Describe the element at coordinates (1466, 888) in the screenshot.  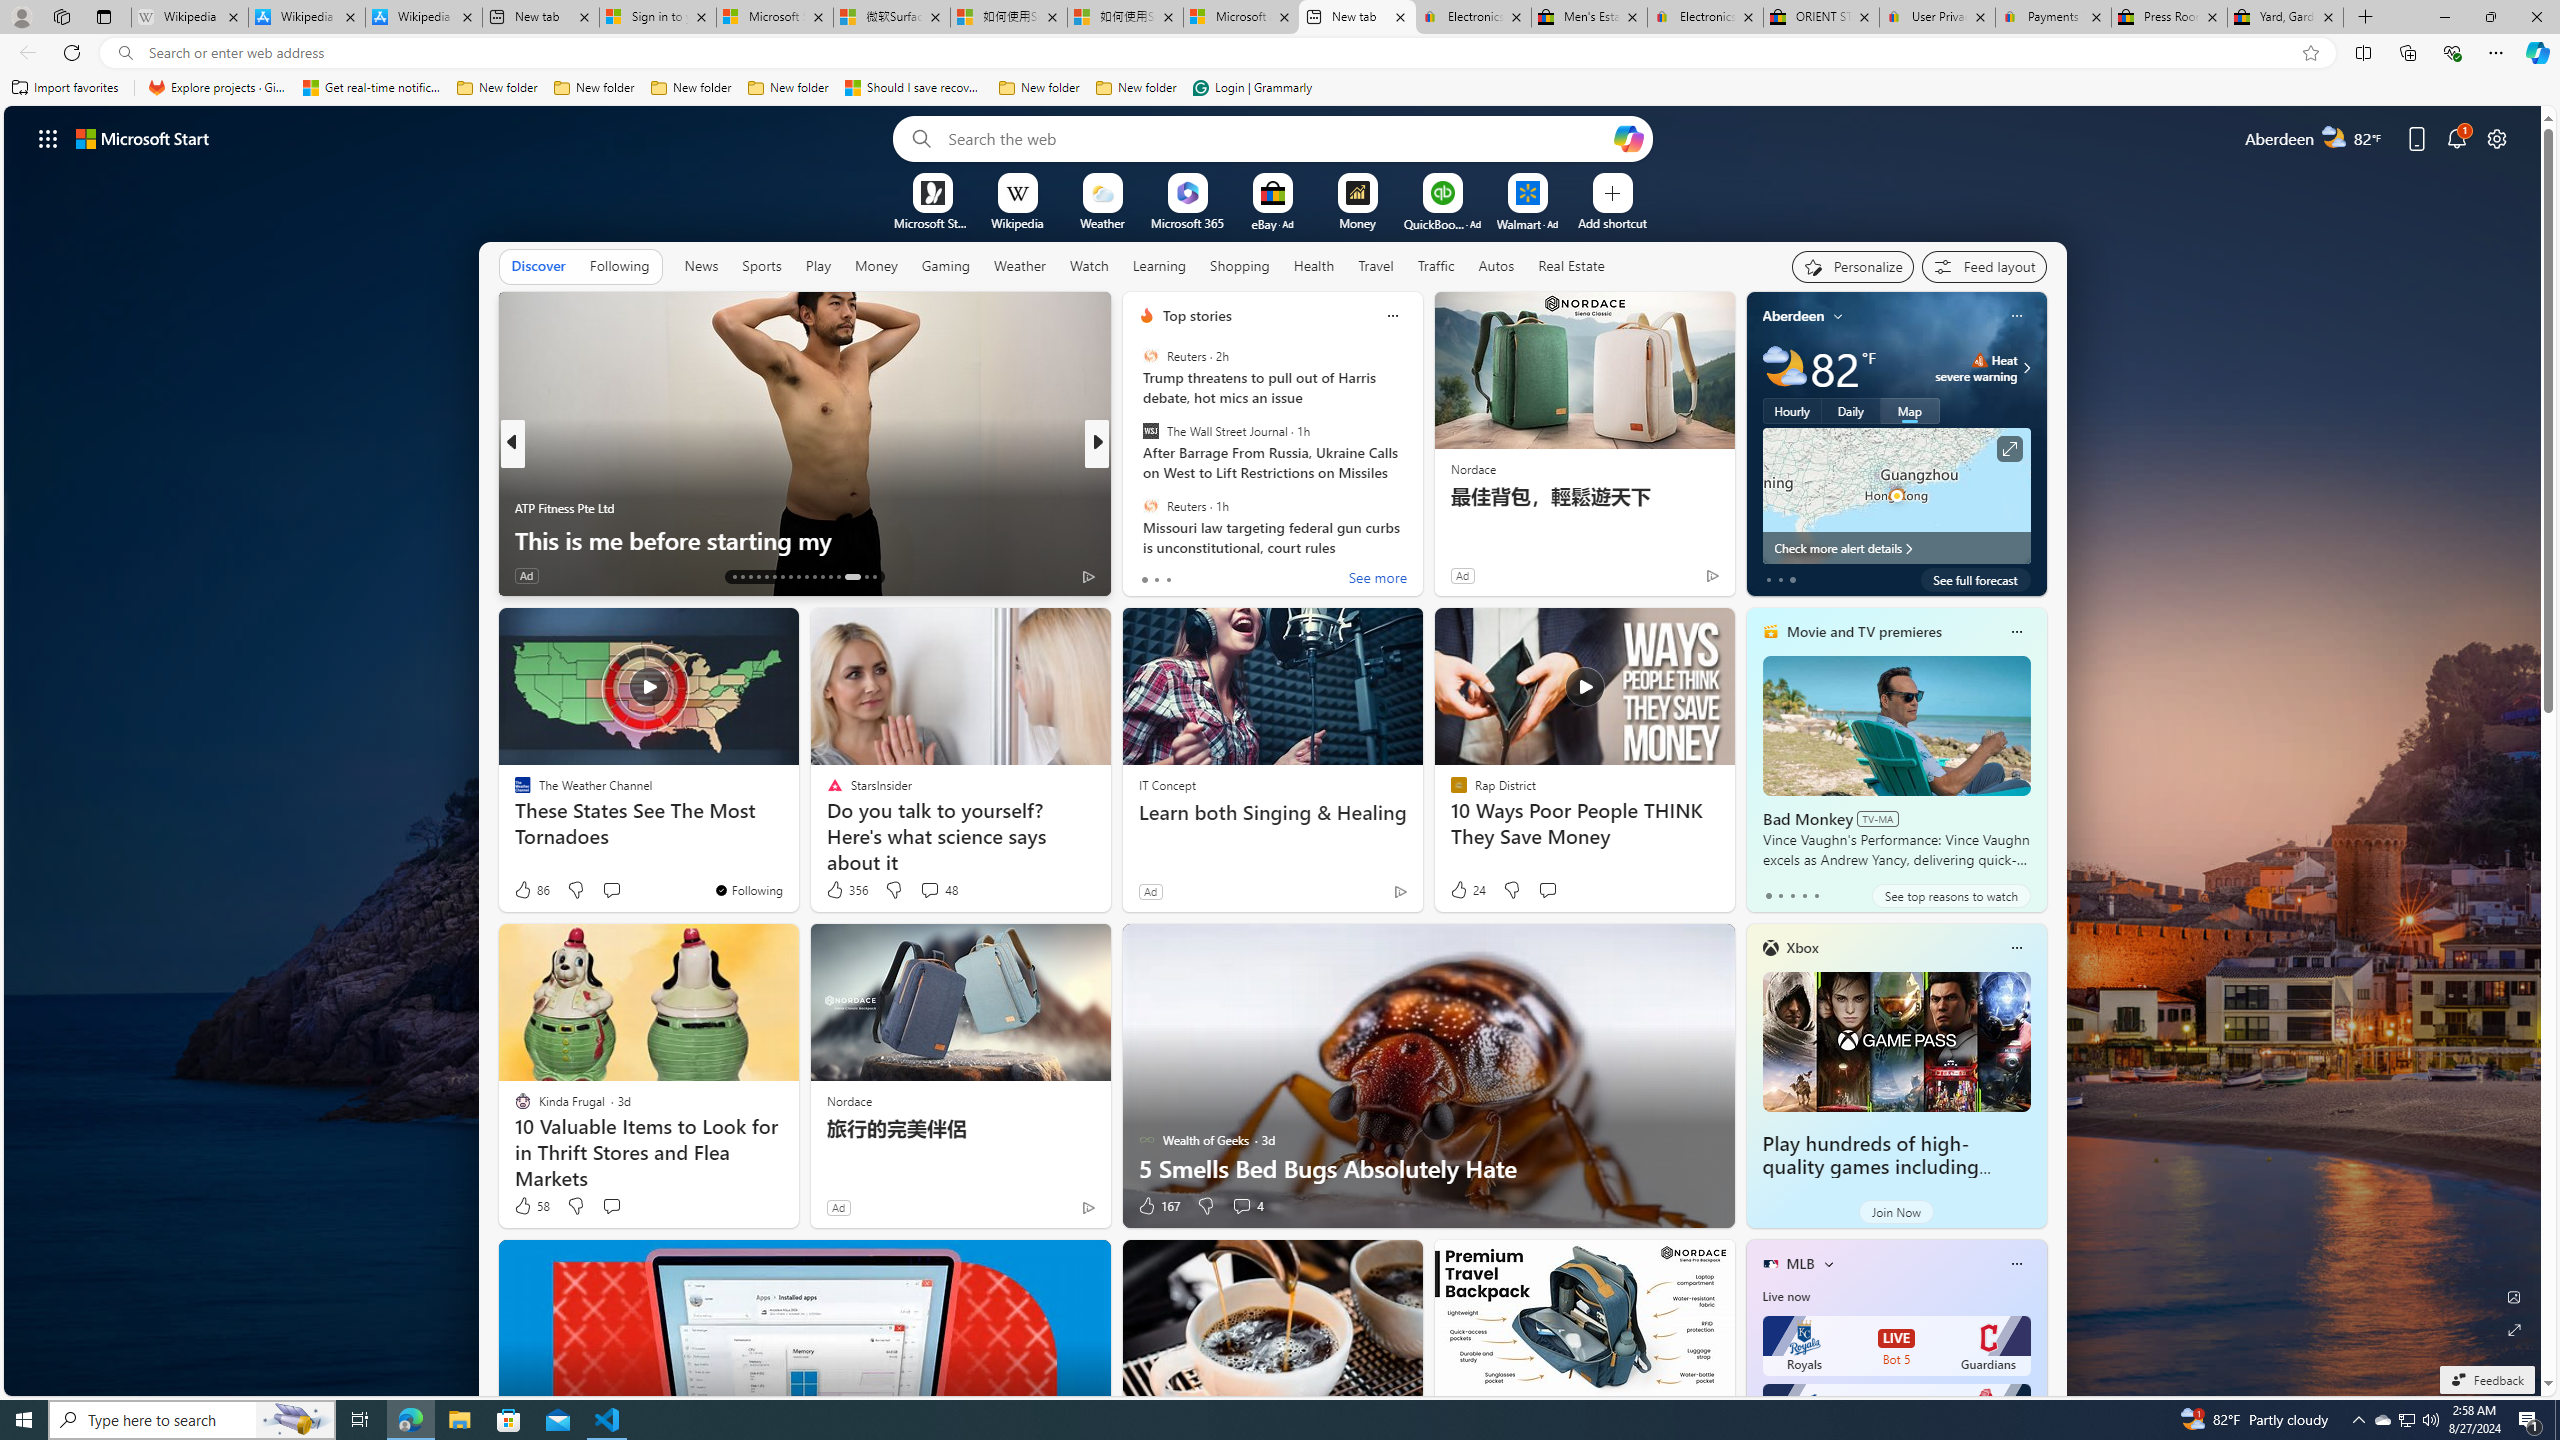
I see `'24 Like'` at that location.